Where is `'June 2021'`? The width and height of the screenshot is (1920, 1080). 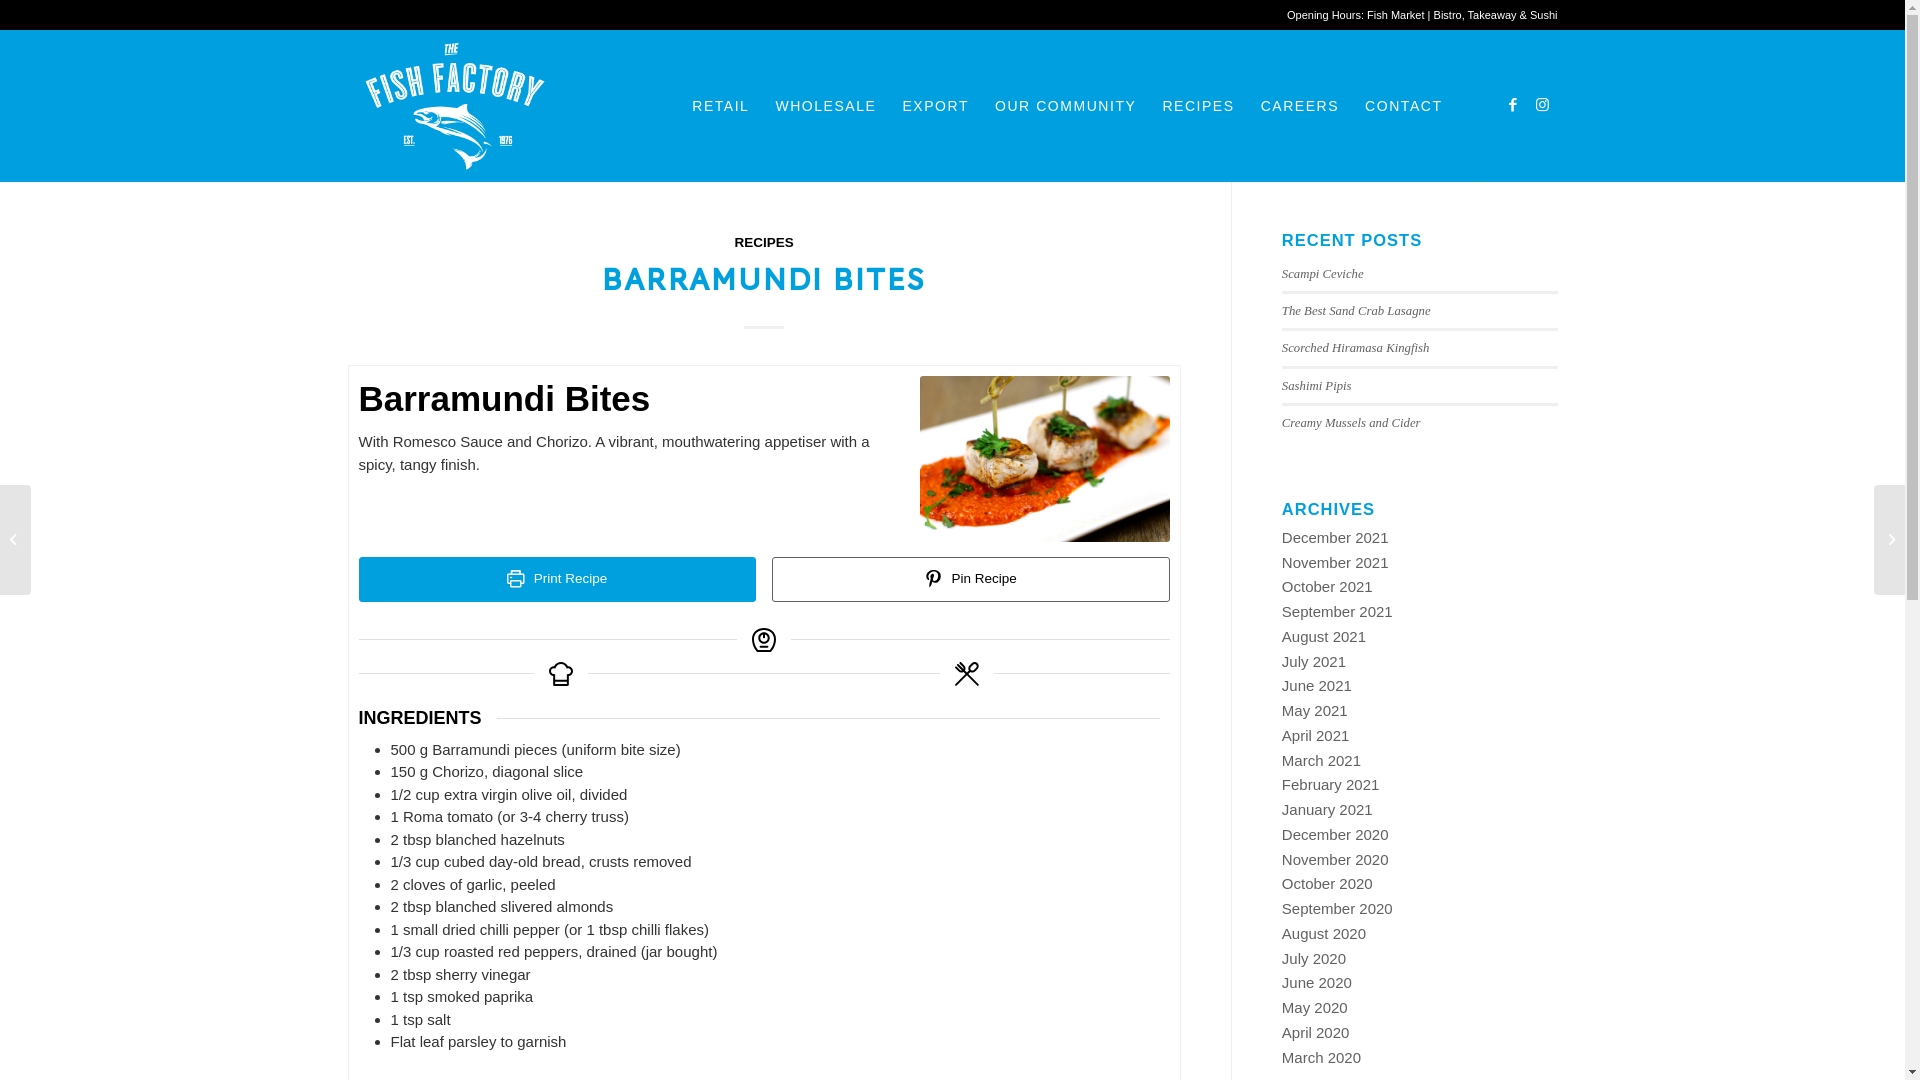 'June 2021' is located at coordinates (1316, 684).